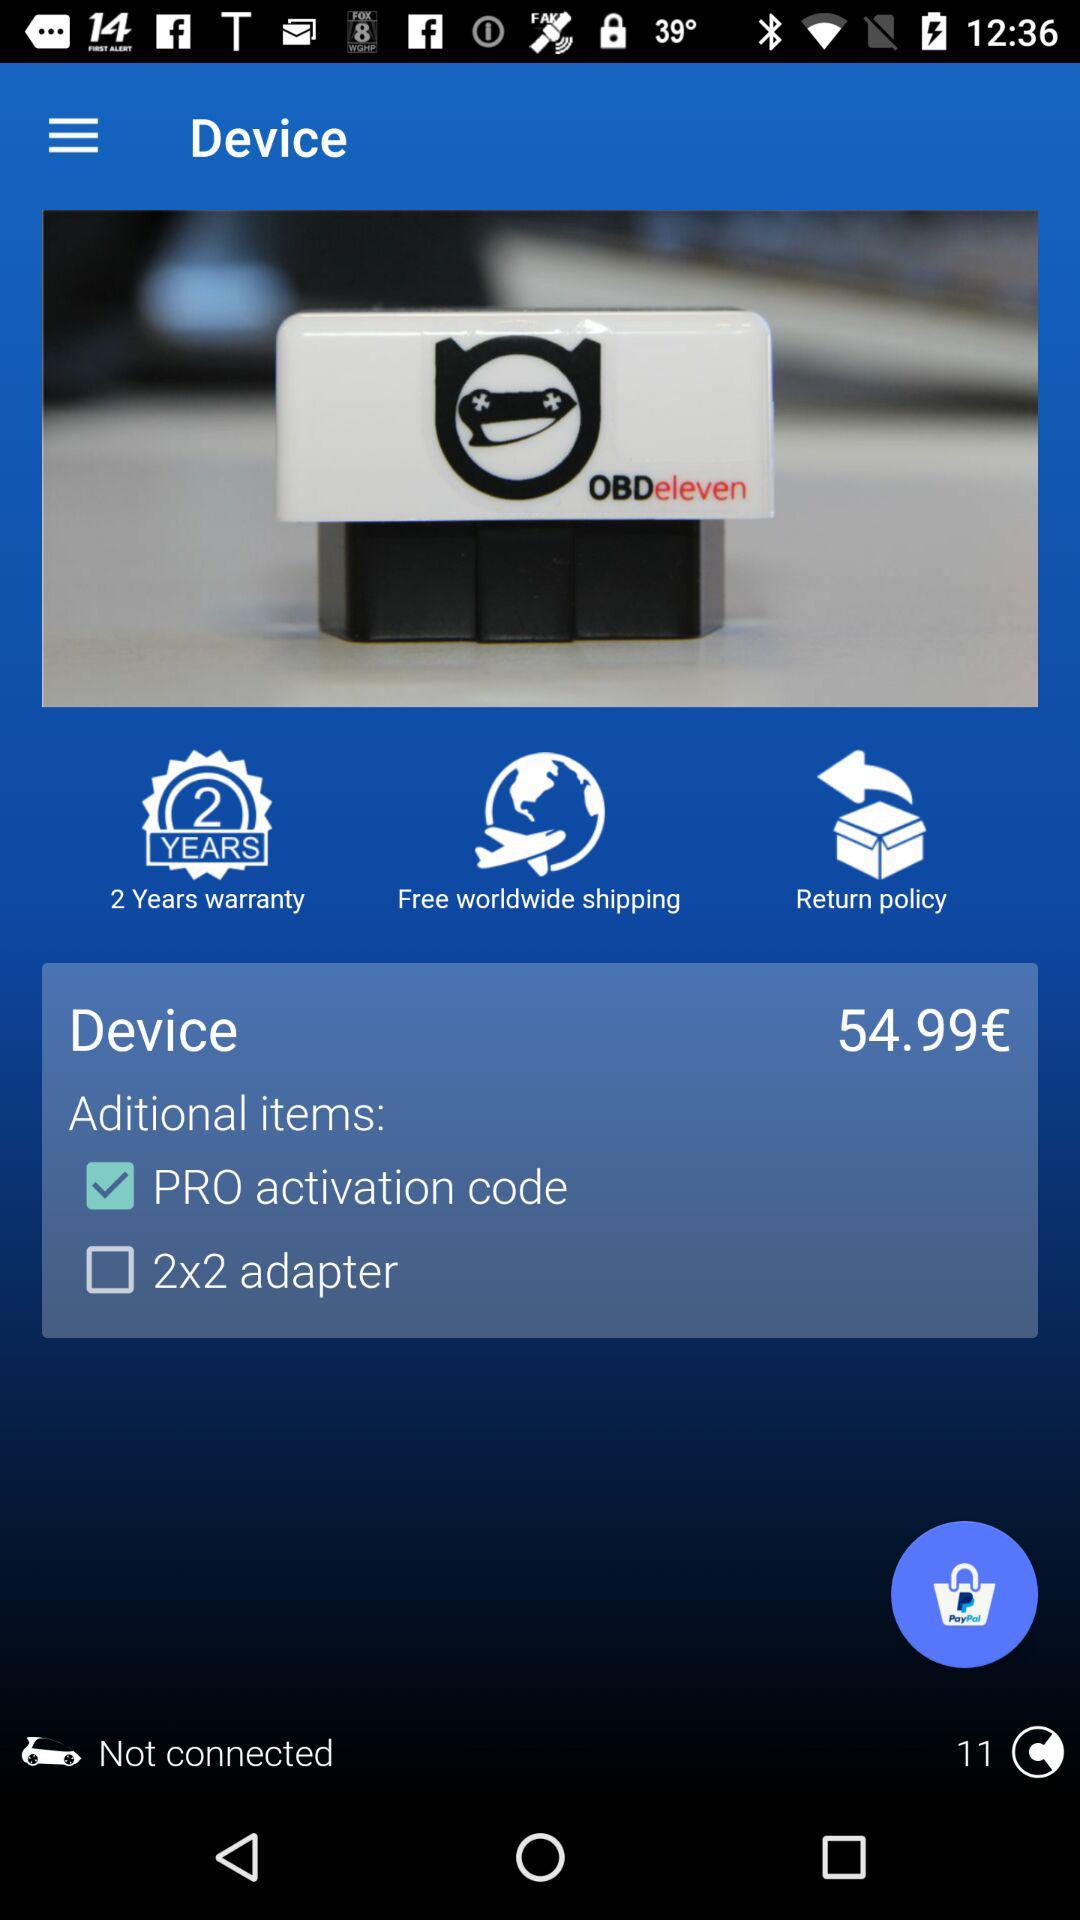 The height and width of the screenshot is (1920, 1080). Describe the element at coordinates (72, 135) in the screenshot. I see `the item to the left of device icon` at that location.